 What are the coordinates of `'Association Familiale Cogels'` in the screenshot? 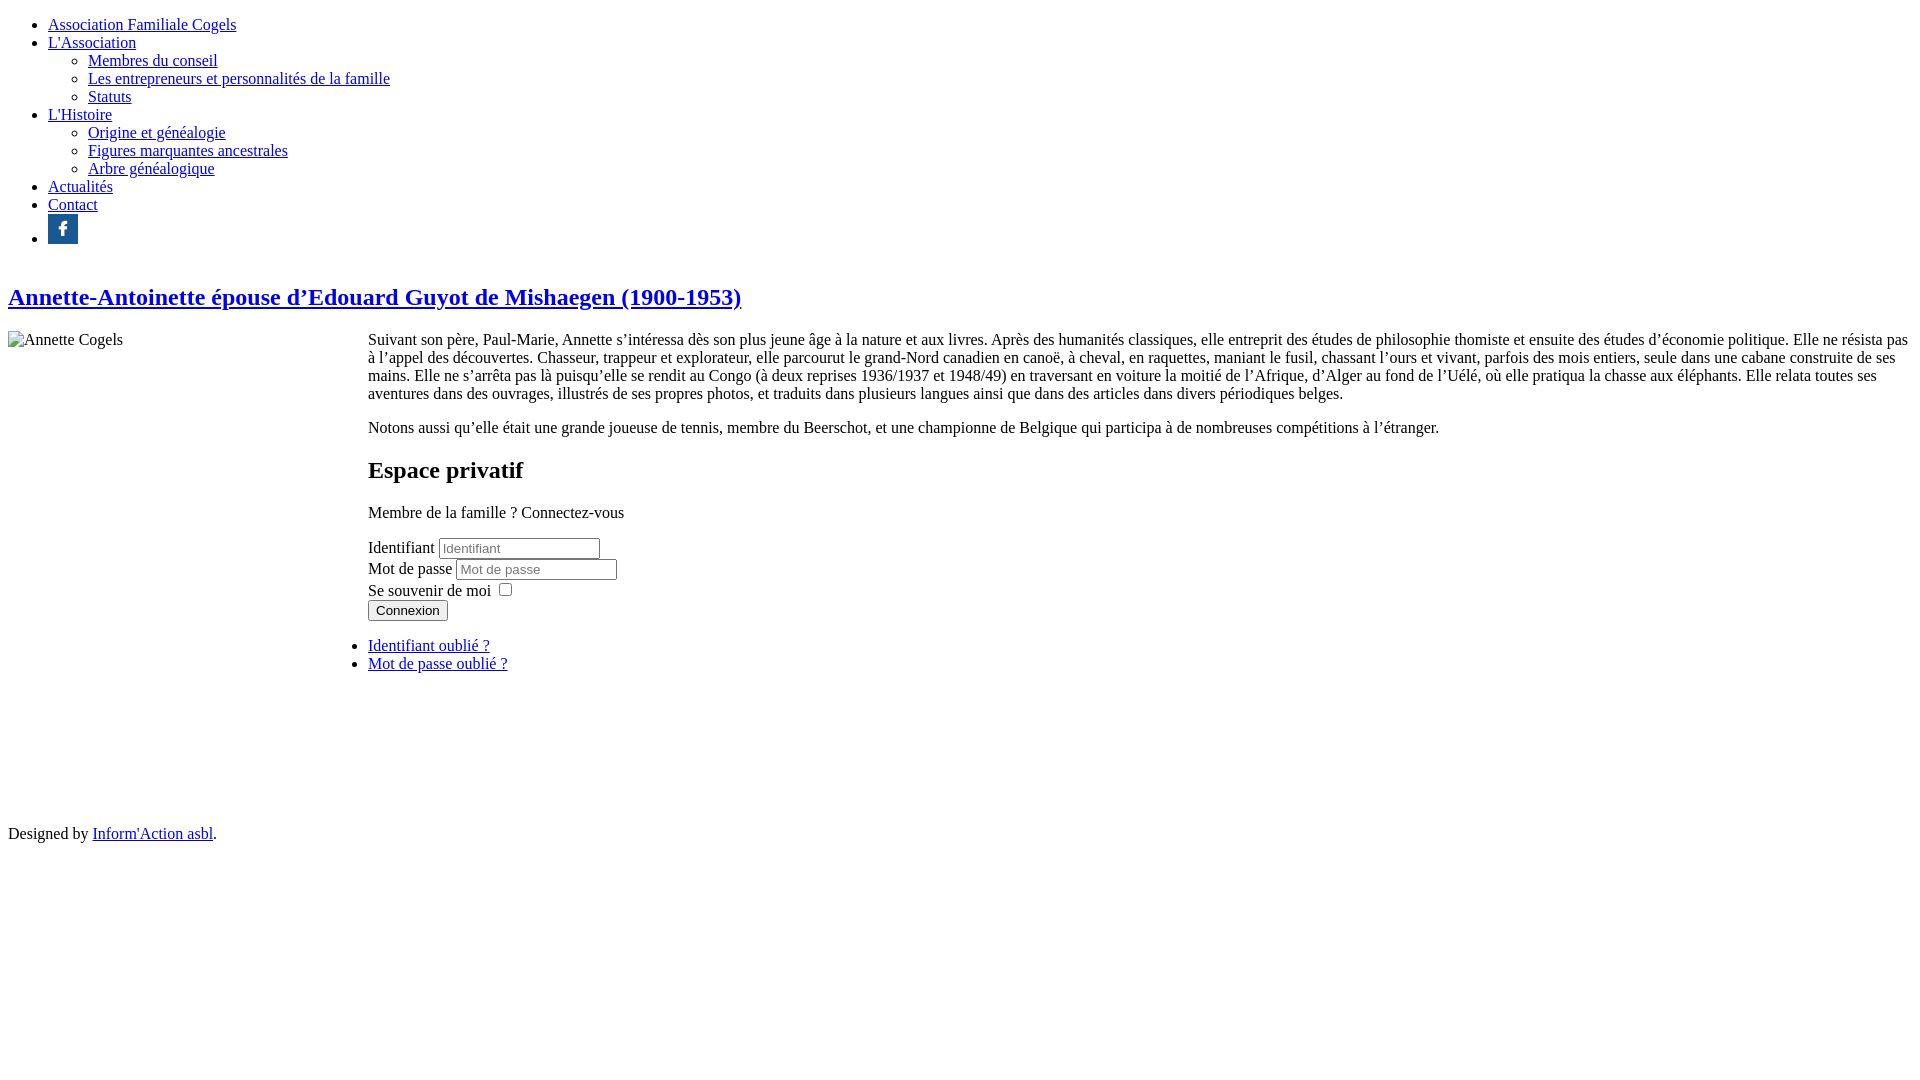 It's located at (48, 24).